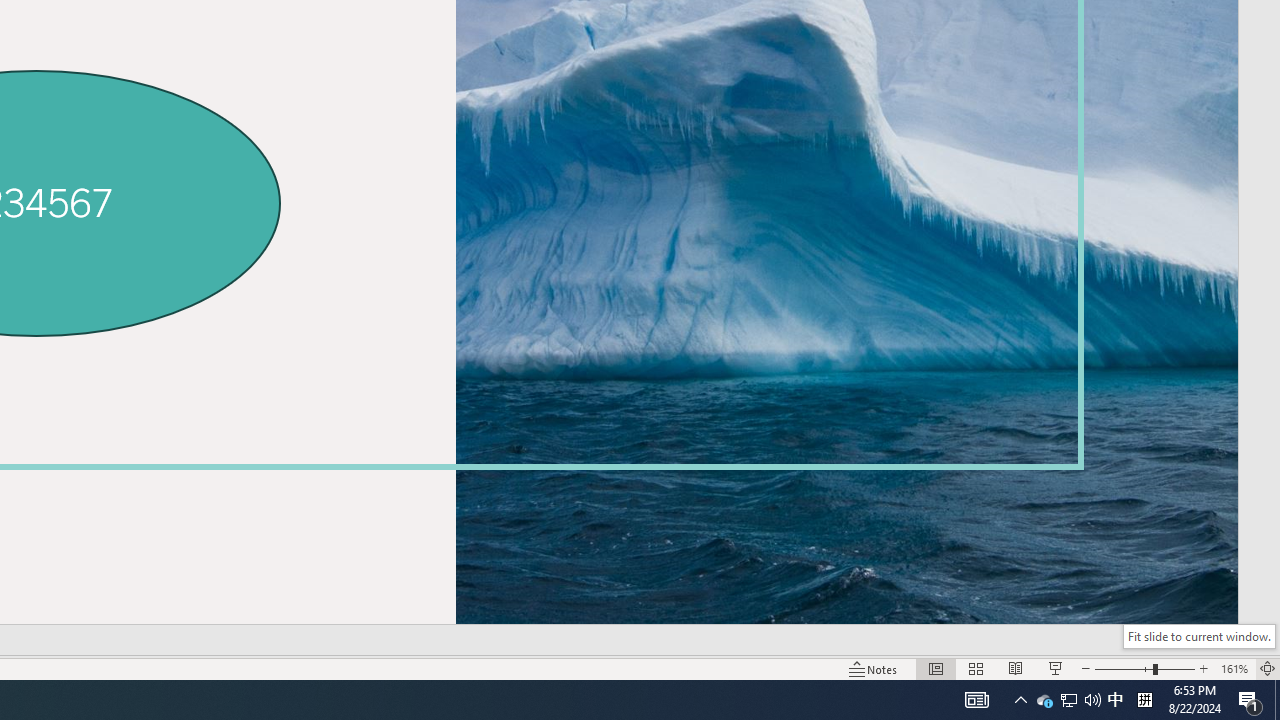  Describe the element at coordinates (1123, 669) in the screenshot. I see `'Zoom Out'` at that location.